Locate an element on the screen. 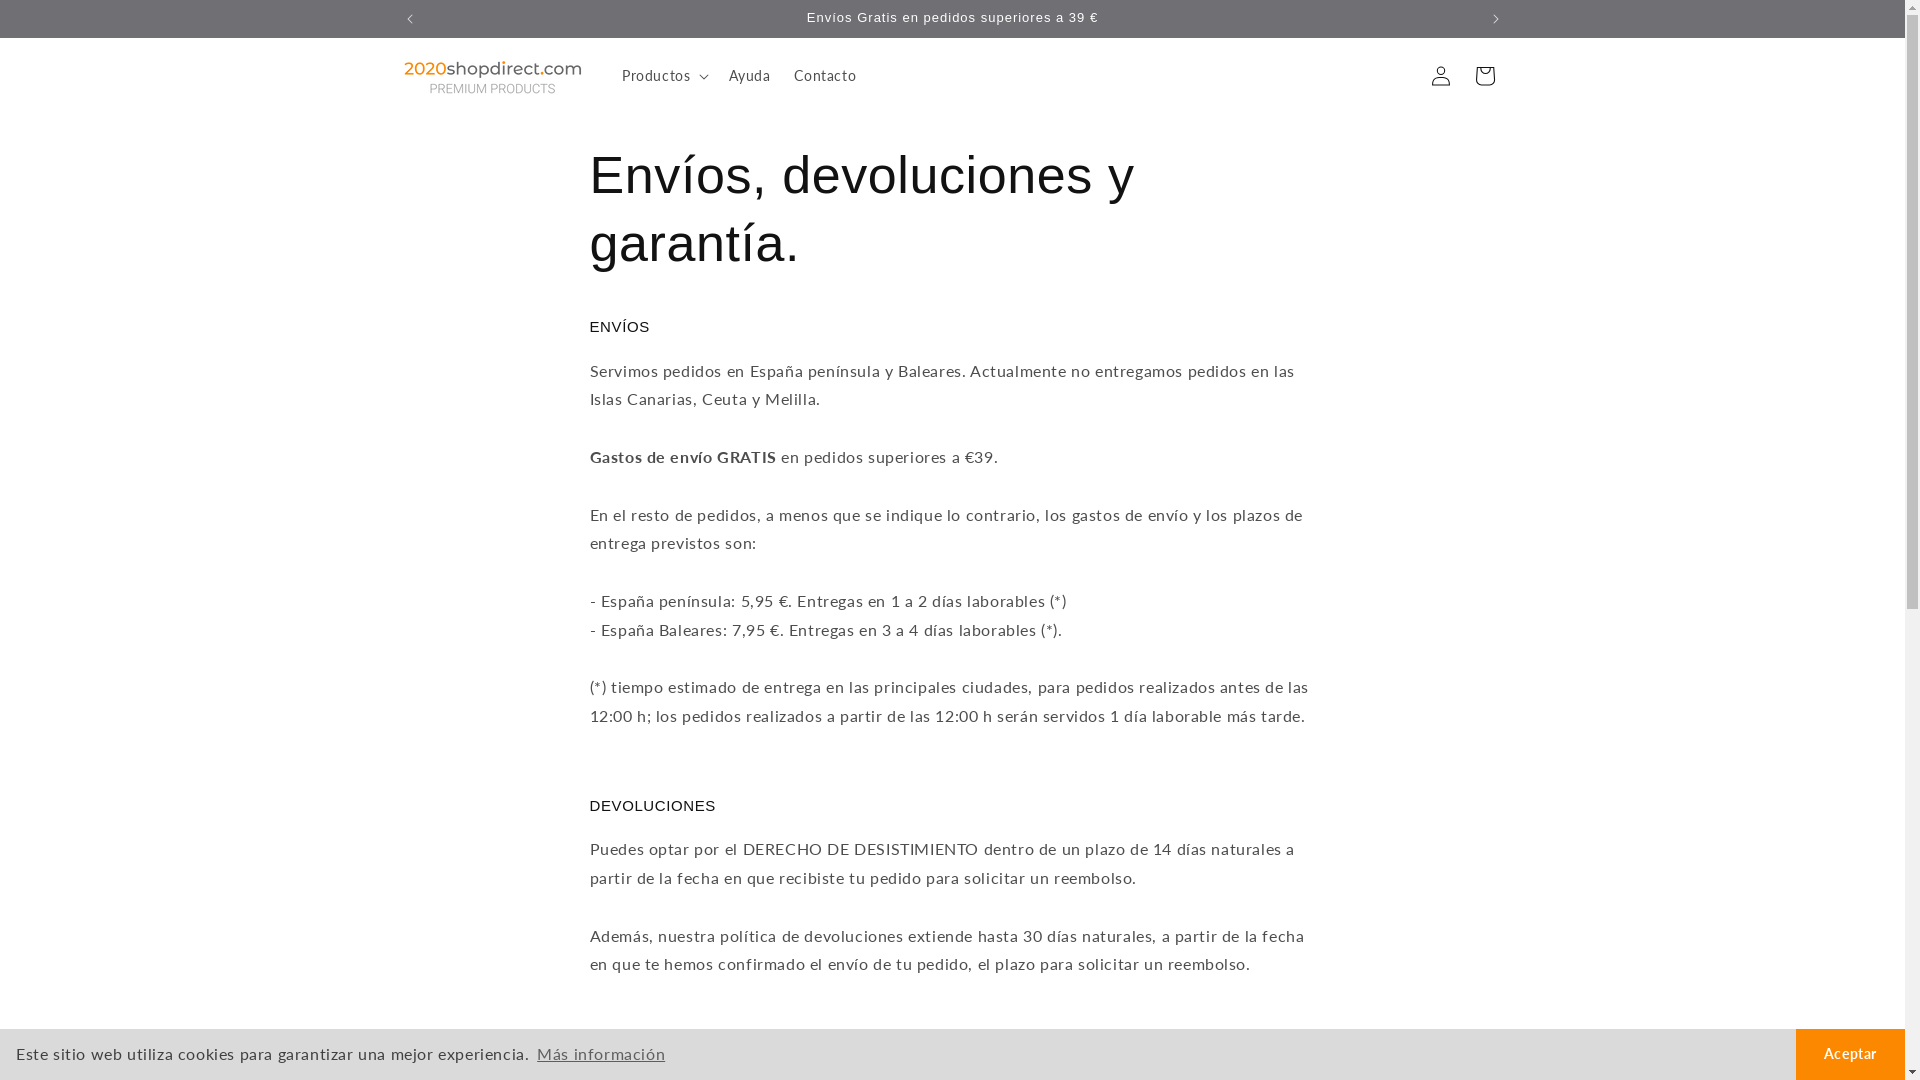 The height and width of the screenshot is (1080, 1920). 'Carrito' is located at coordinates (1483, 75).